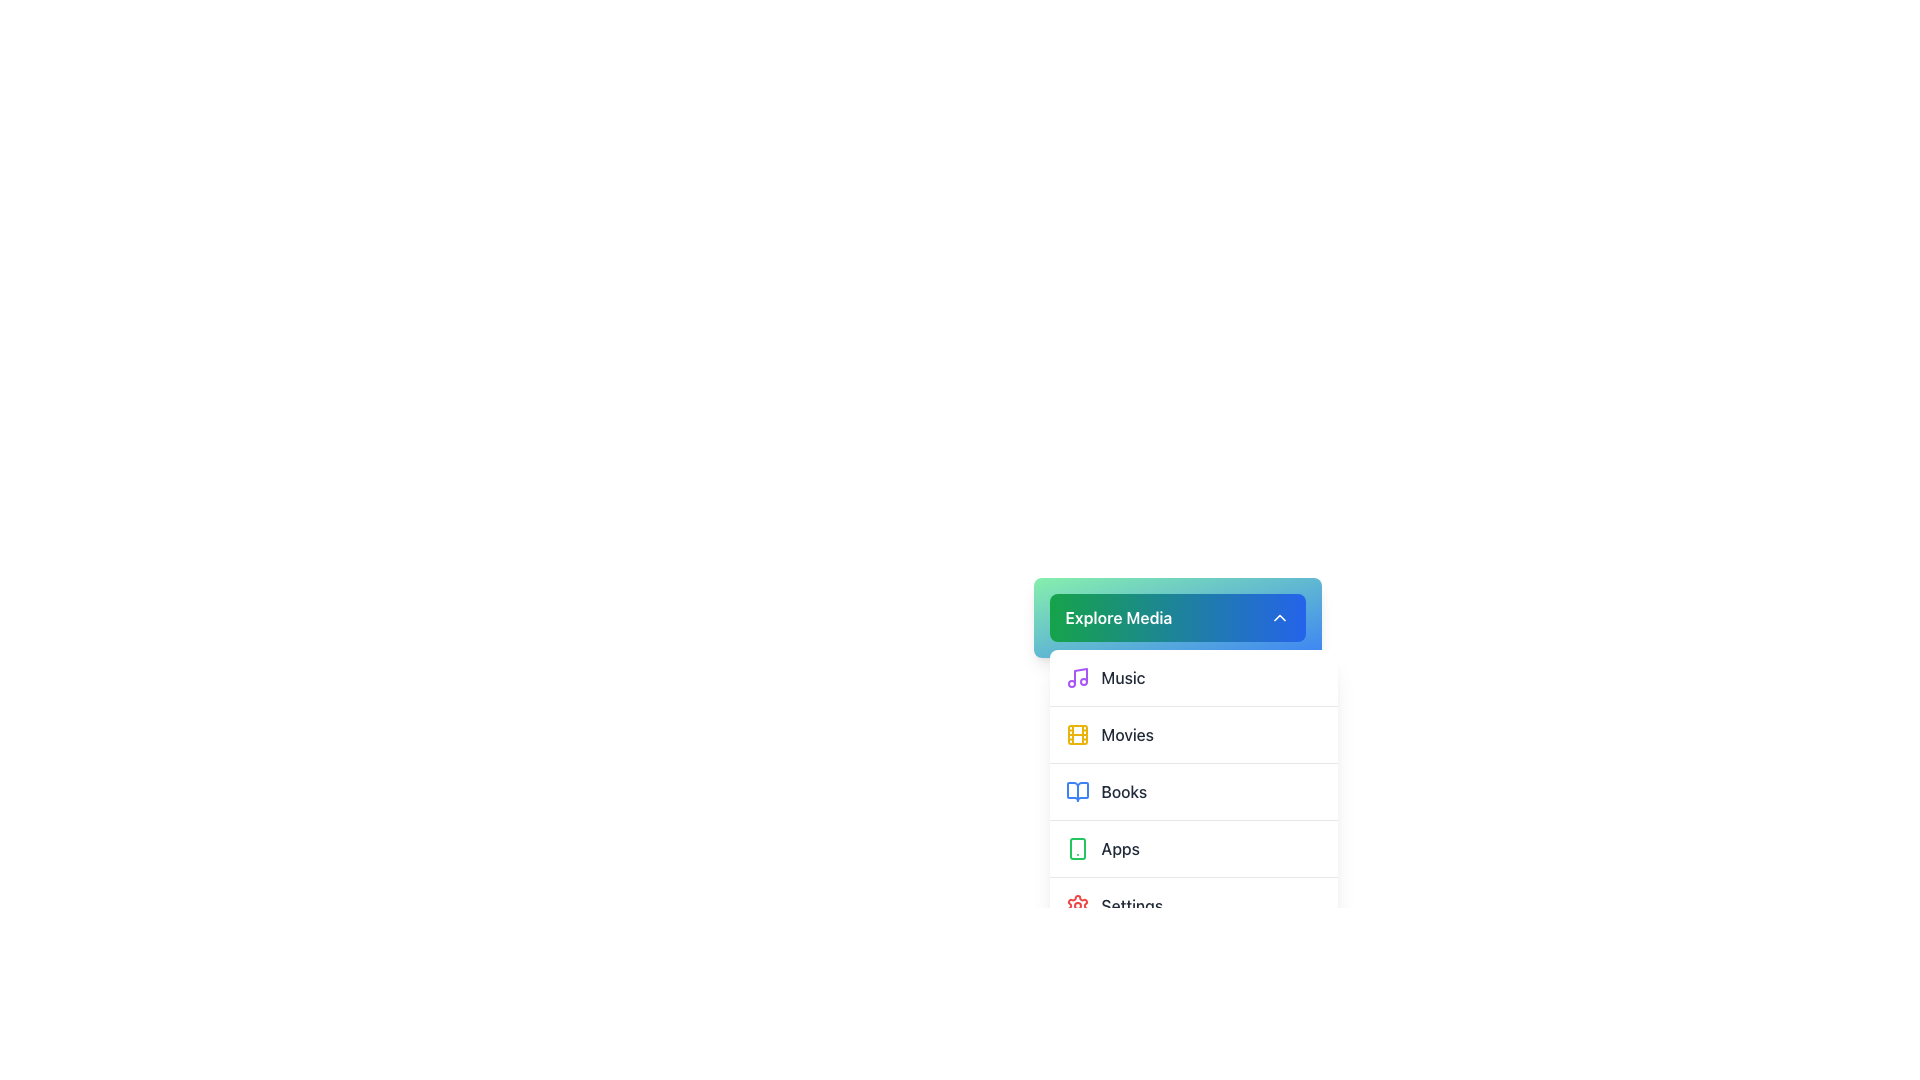 The width and height of the screenshot is (1920, 1080). Describe the element at coordinates (1079, 675) in the screenshot. I see `the decorative music-themed icon representing an eighth note, which is styled in purple and located next to the 'Music' label in the media options list` at that location.